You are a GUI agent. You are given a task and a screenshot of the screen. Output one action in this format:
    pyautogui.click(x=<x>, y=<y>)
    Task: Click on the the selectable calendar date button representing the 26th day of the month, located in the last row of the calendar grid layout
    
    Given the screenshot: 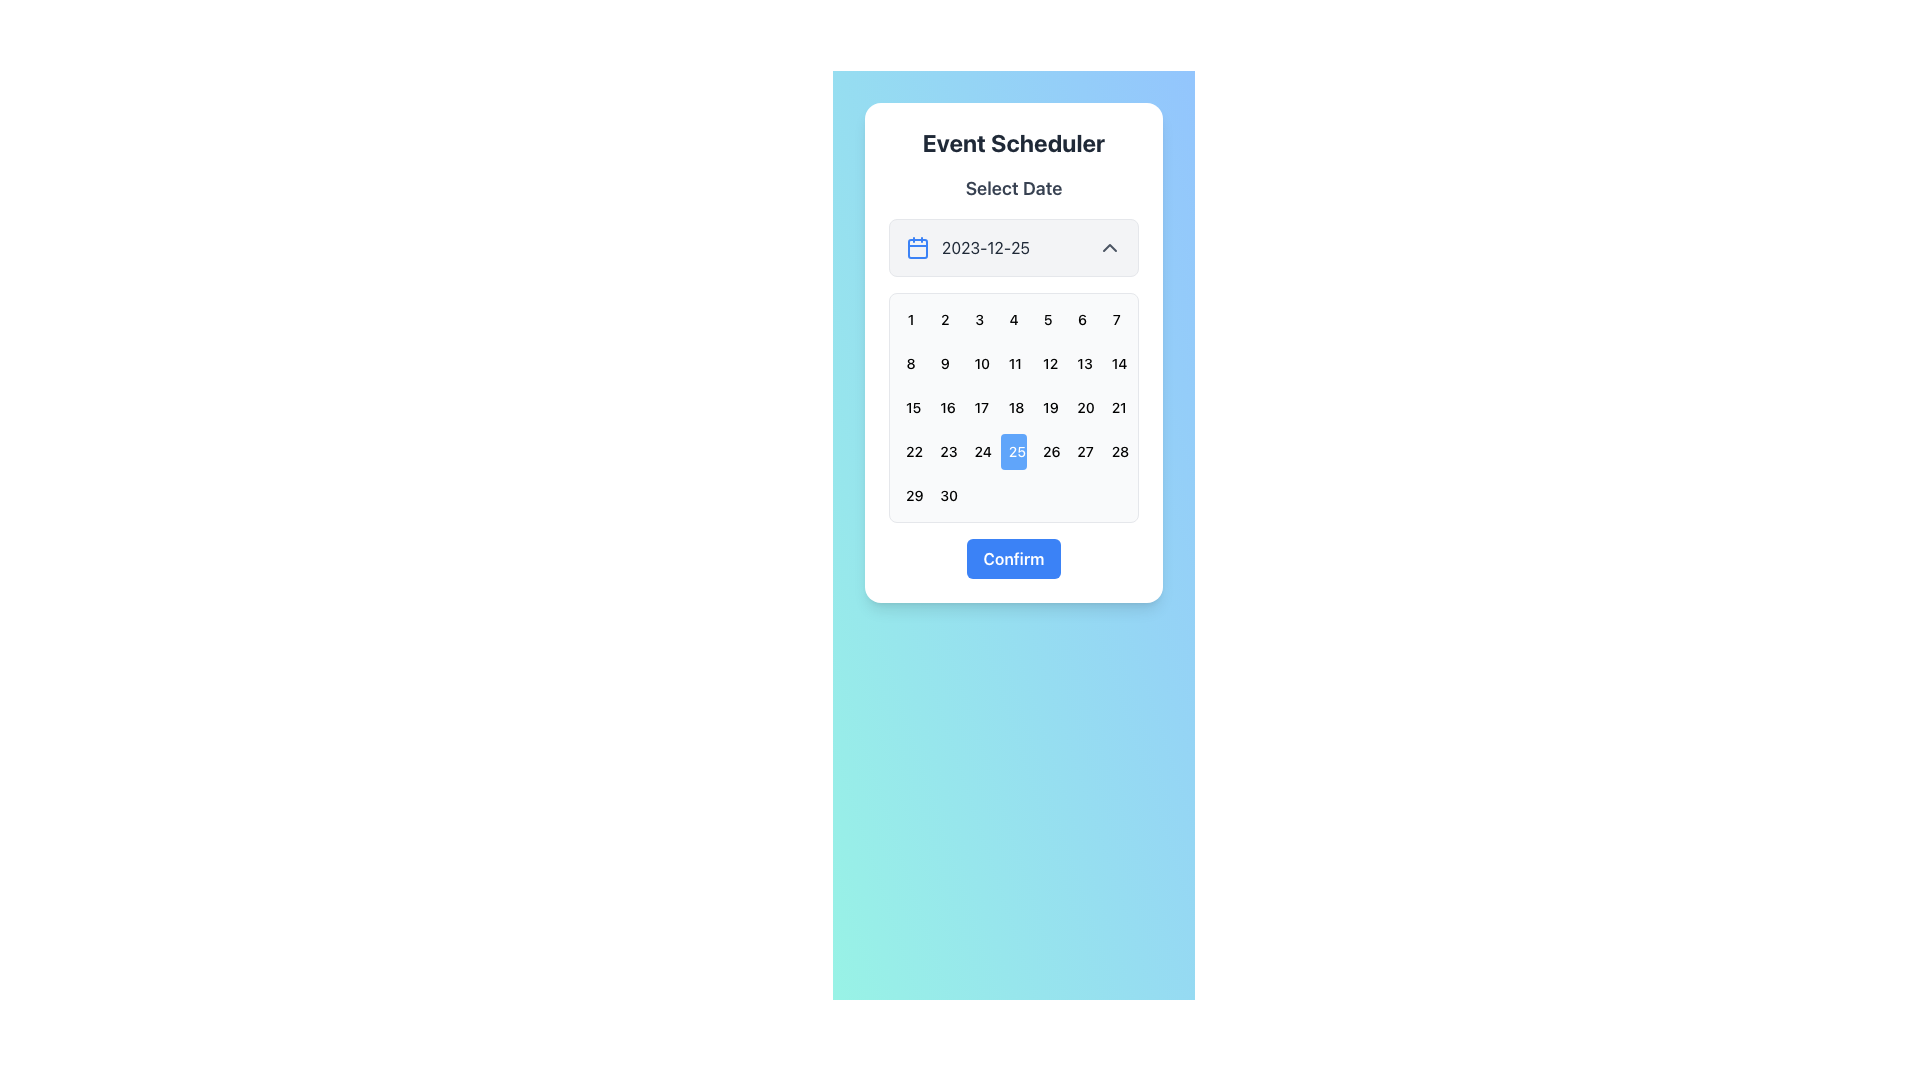 What is the action you would take?
    pyautogui.click(x=1047, y=451)
    